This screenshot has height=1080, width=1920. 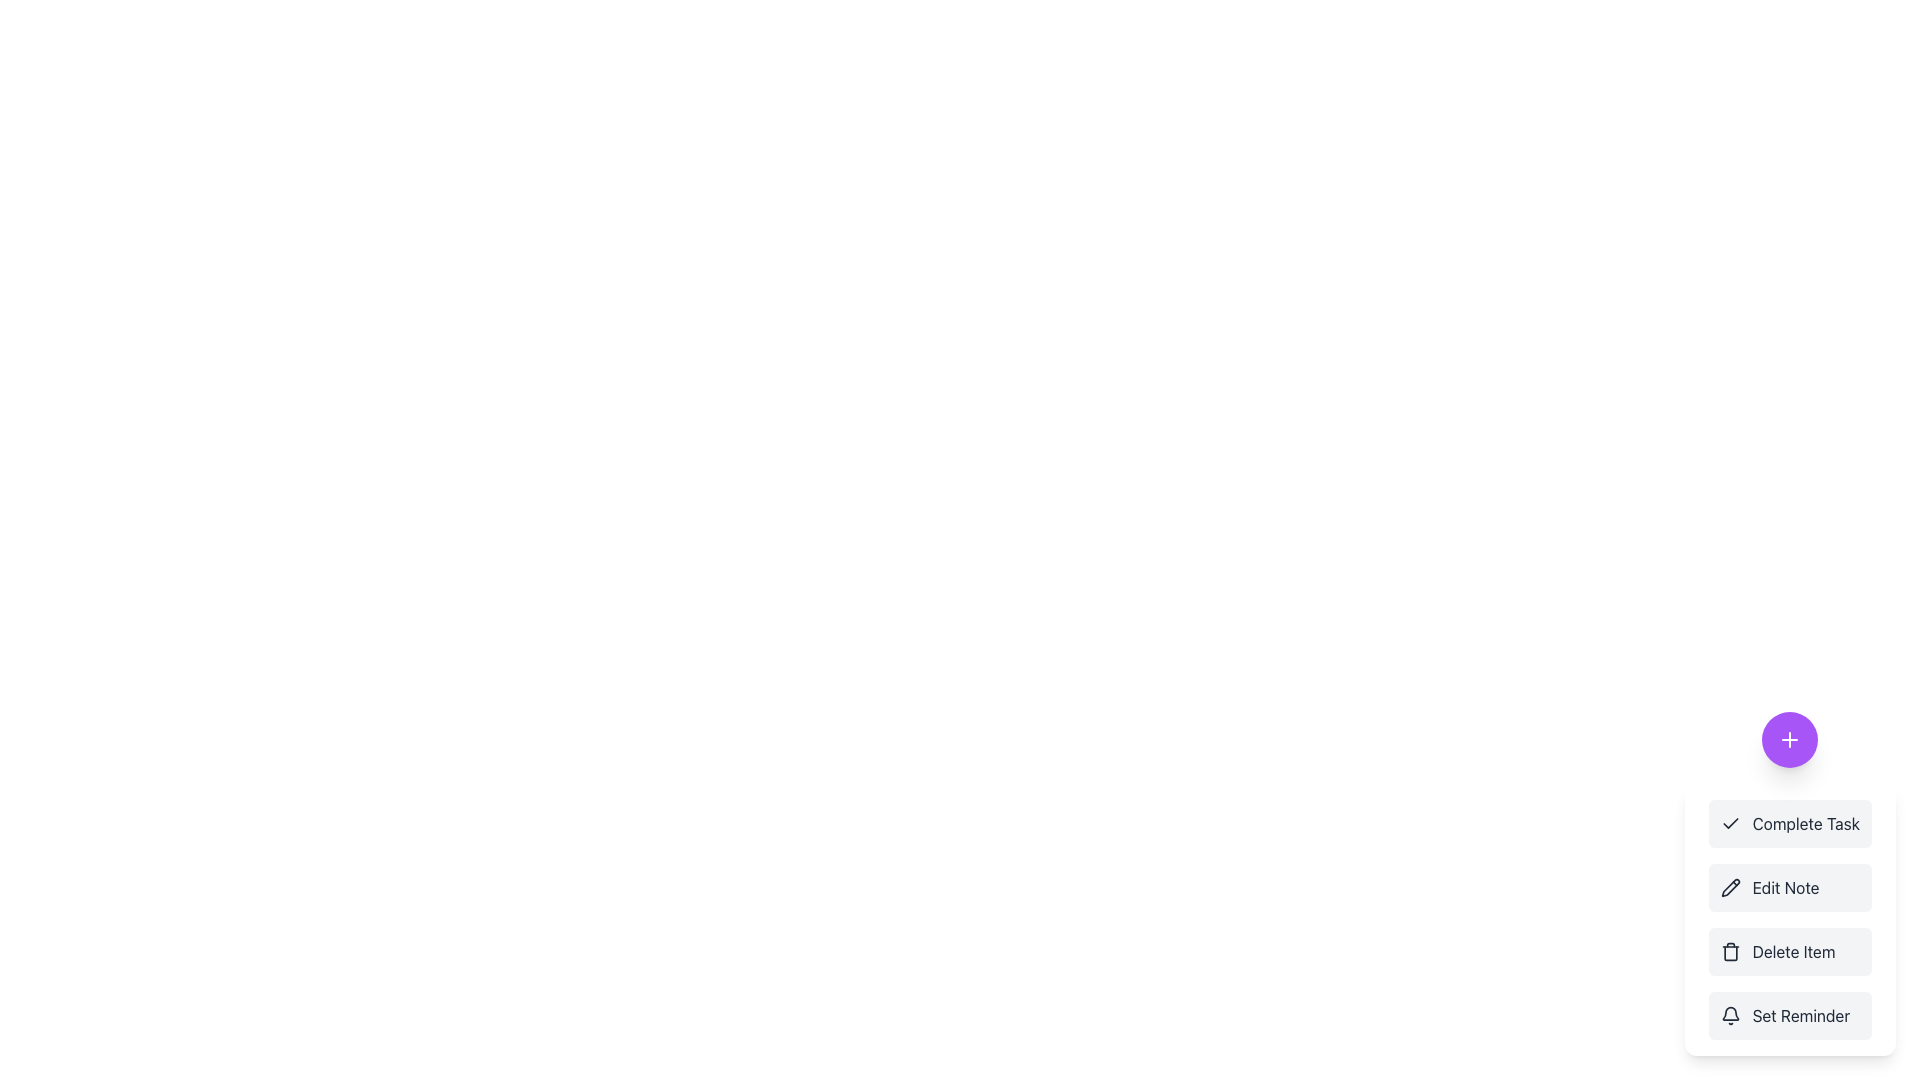 I want to click on the 'Delete Item' button, which is a rectangular button with rounded corners, a light gray background, and a trash can icon on the left, so click(x=1790, y=951).